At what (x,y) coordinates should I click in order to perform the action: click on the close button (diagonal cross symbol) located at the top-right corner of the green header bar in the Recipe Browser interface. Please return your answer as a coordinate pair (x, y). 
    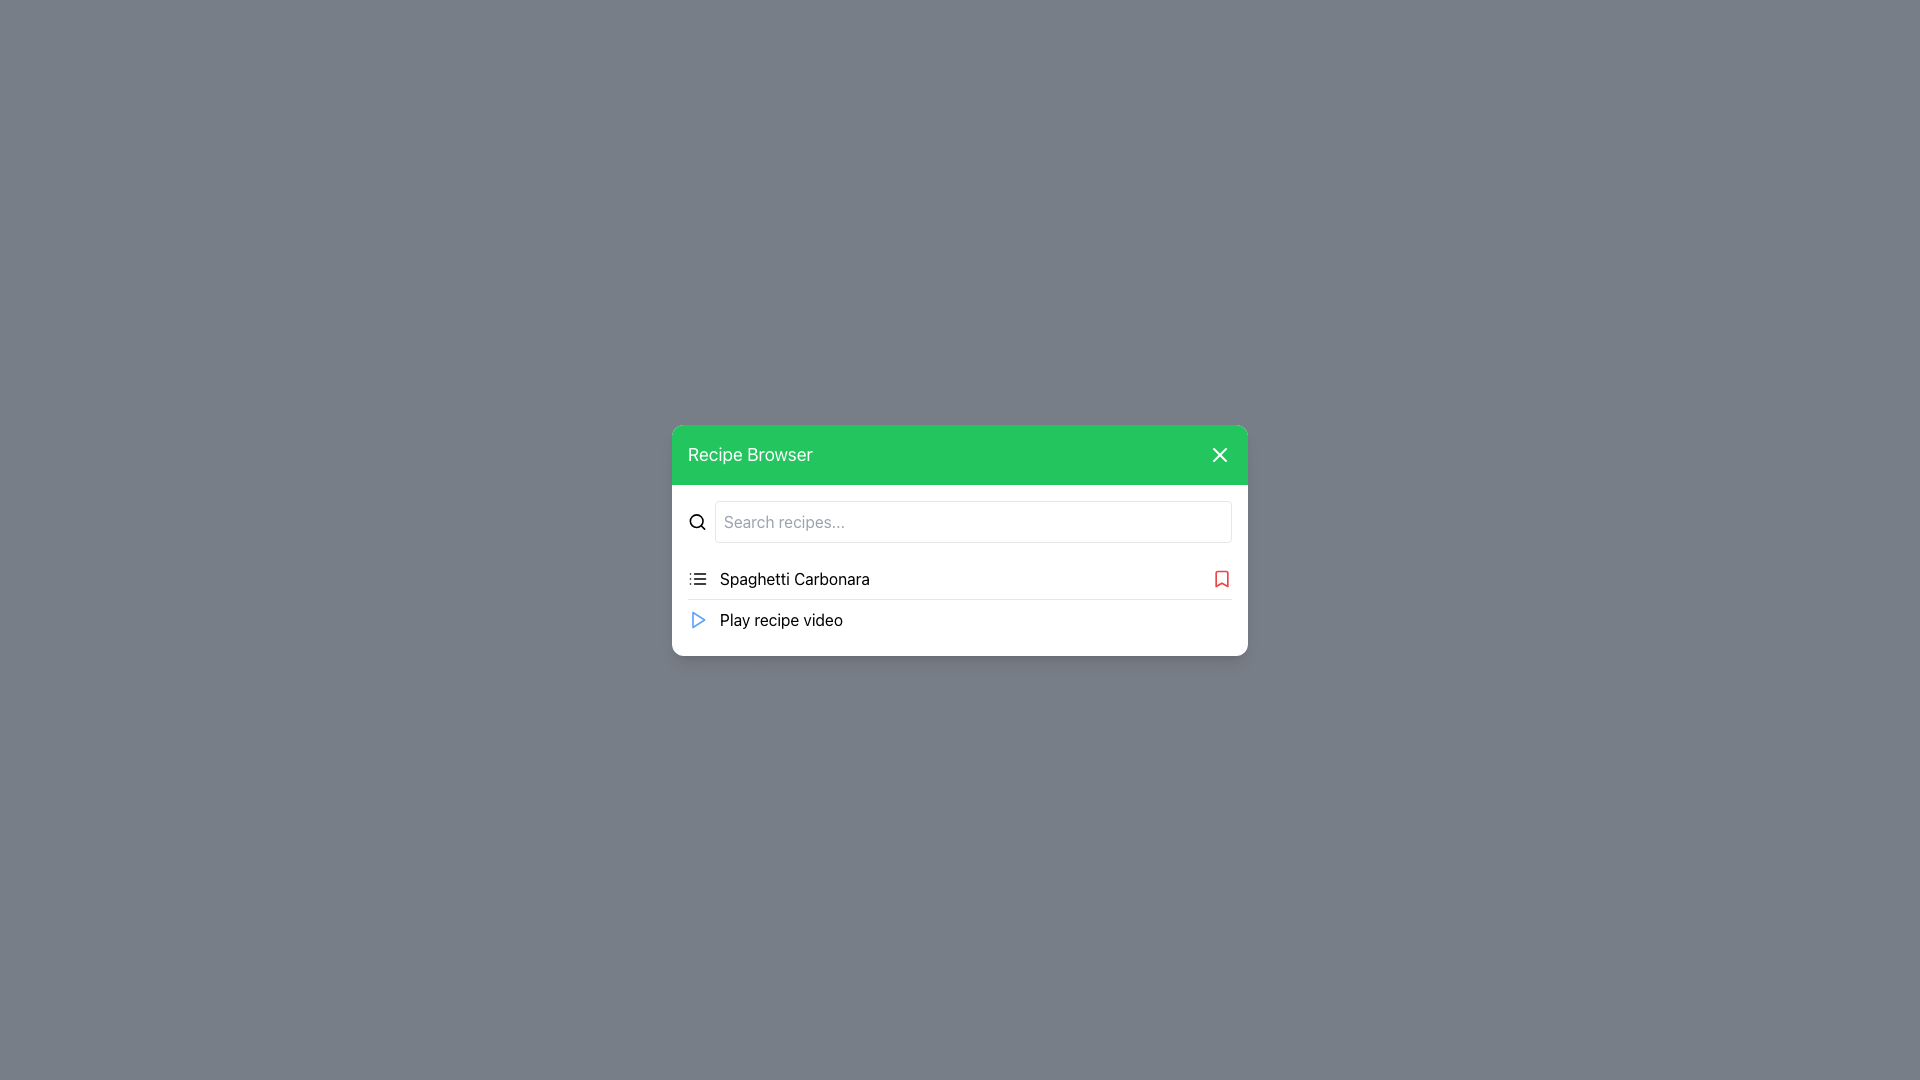
    Looking at the image, I should click on (1218, 454).